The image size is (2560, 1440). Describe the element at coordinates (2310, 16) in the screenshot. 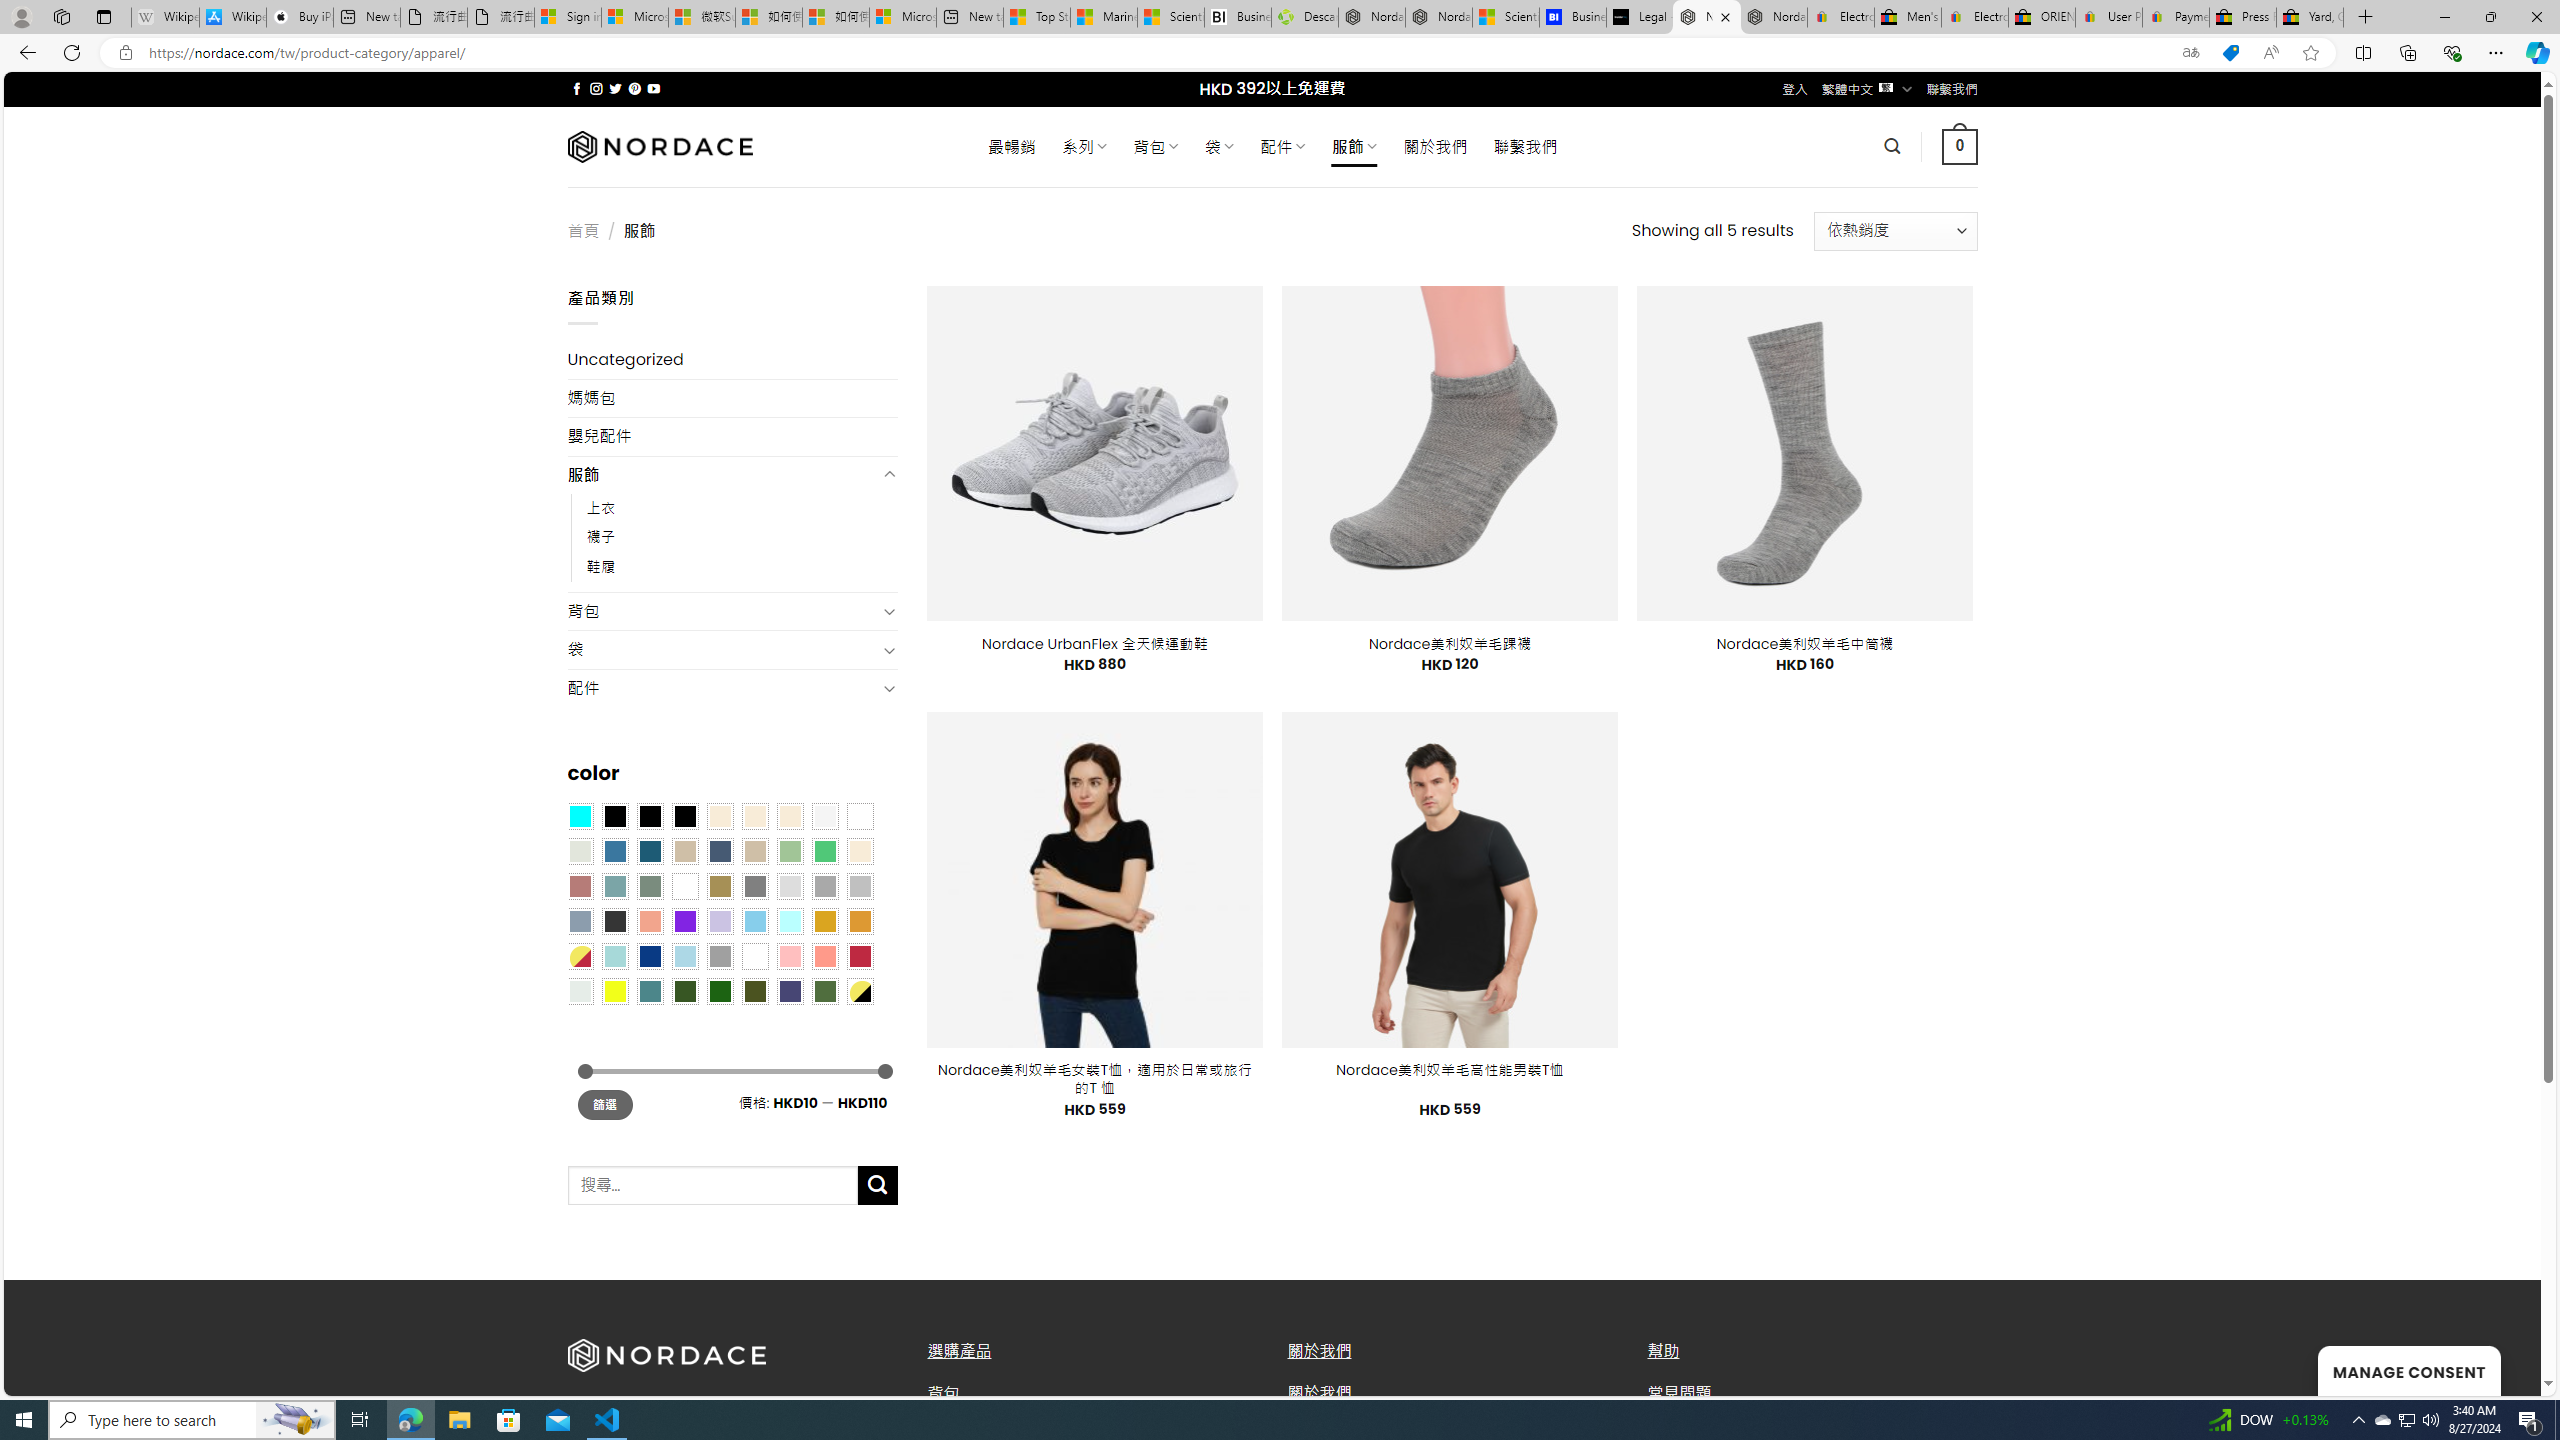

I see `'Yard, Garden & Outdoor Living'` at that location.